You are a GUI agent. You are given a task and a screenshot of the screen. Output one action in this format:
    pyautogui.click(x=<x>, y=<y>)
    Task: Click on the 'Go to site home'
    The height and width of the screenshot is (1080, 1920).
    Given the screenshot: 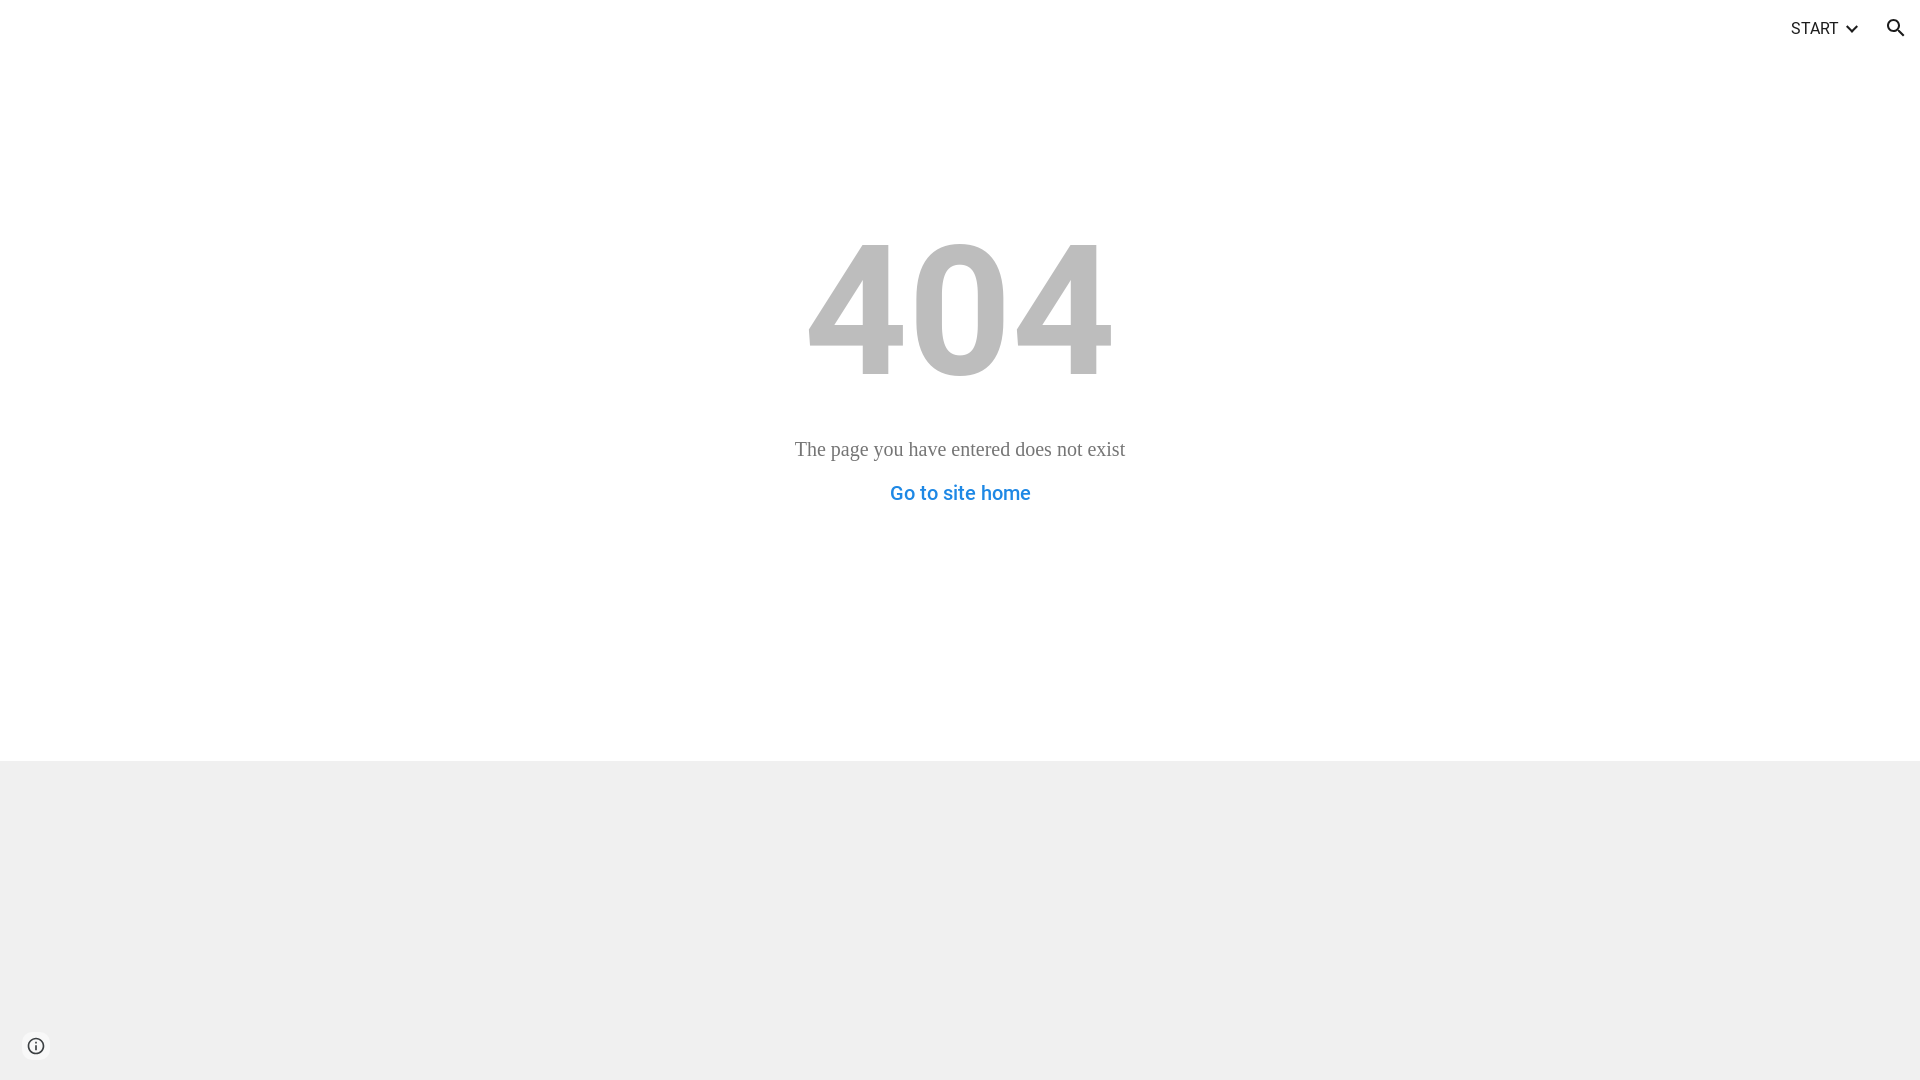 What is the action you would take?
    pyautogui.click(x=960, y=493)
    